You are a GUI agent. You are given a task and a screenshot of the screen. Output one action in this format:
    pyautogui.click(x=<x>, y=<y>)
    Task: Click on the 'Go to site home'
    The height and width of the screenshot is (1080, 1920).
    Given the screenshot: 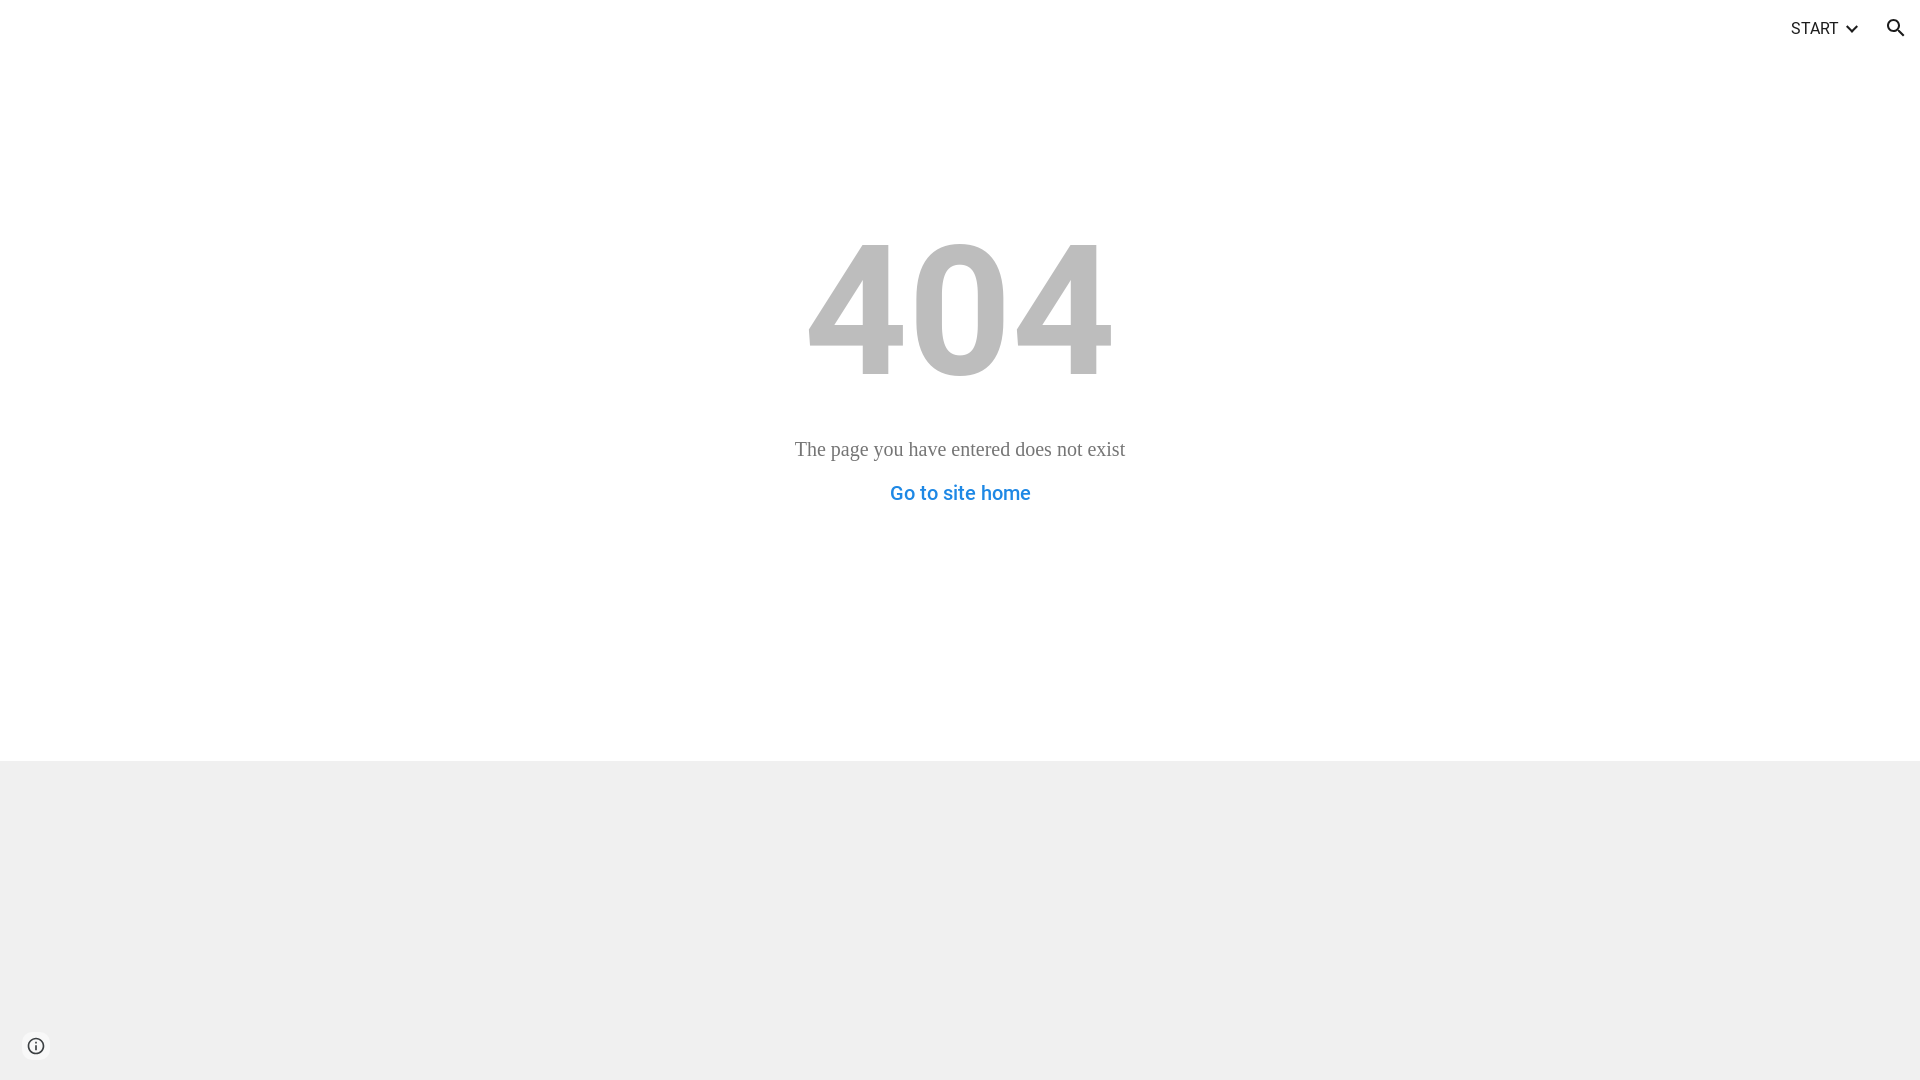 What is the action you would take?
    pyautogui.click(x=960, y=493)
    